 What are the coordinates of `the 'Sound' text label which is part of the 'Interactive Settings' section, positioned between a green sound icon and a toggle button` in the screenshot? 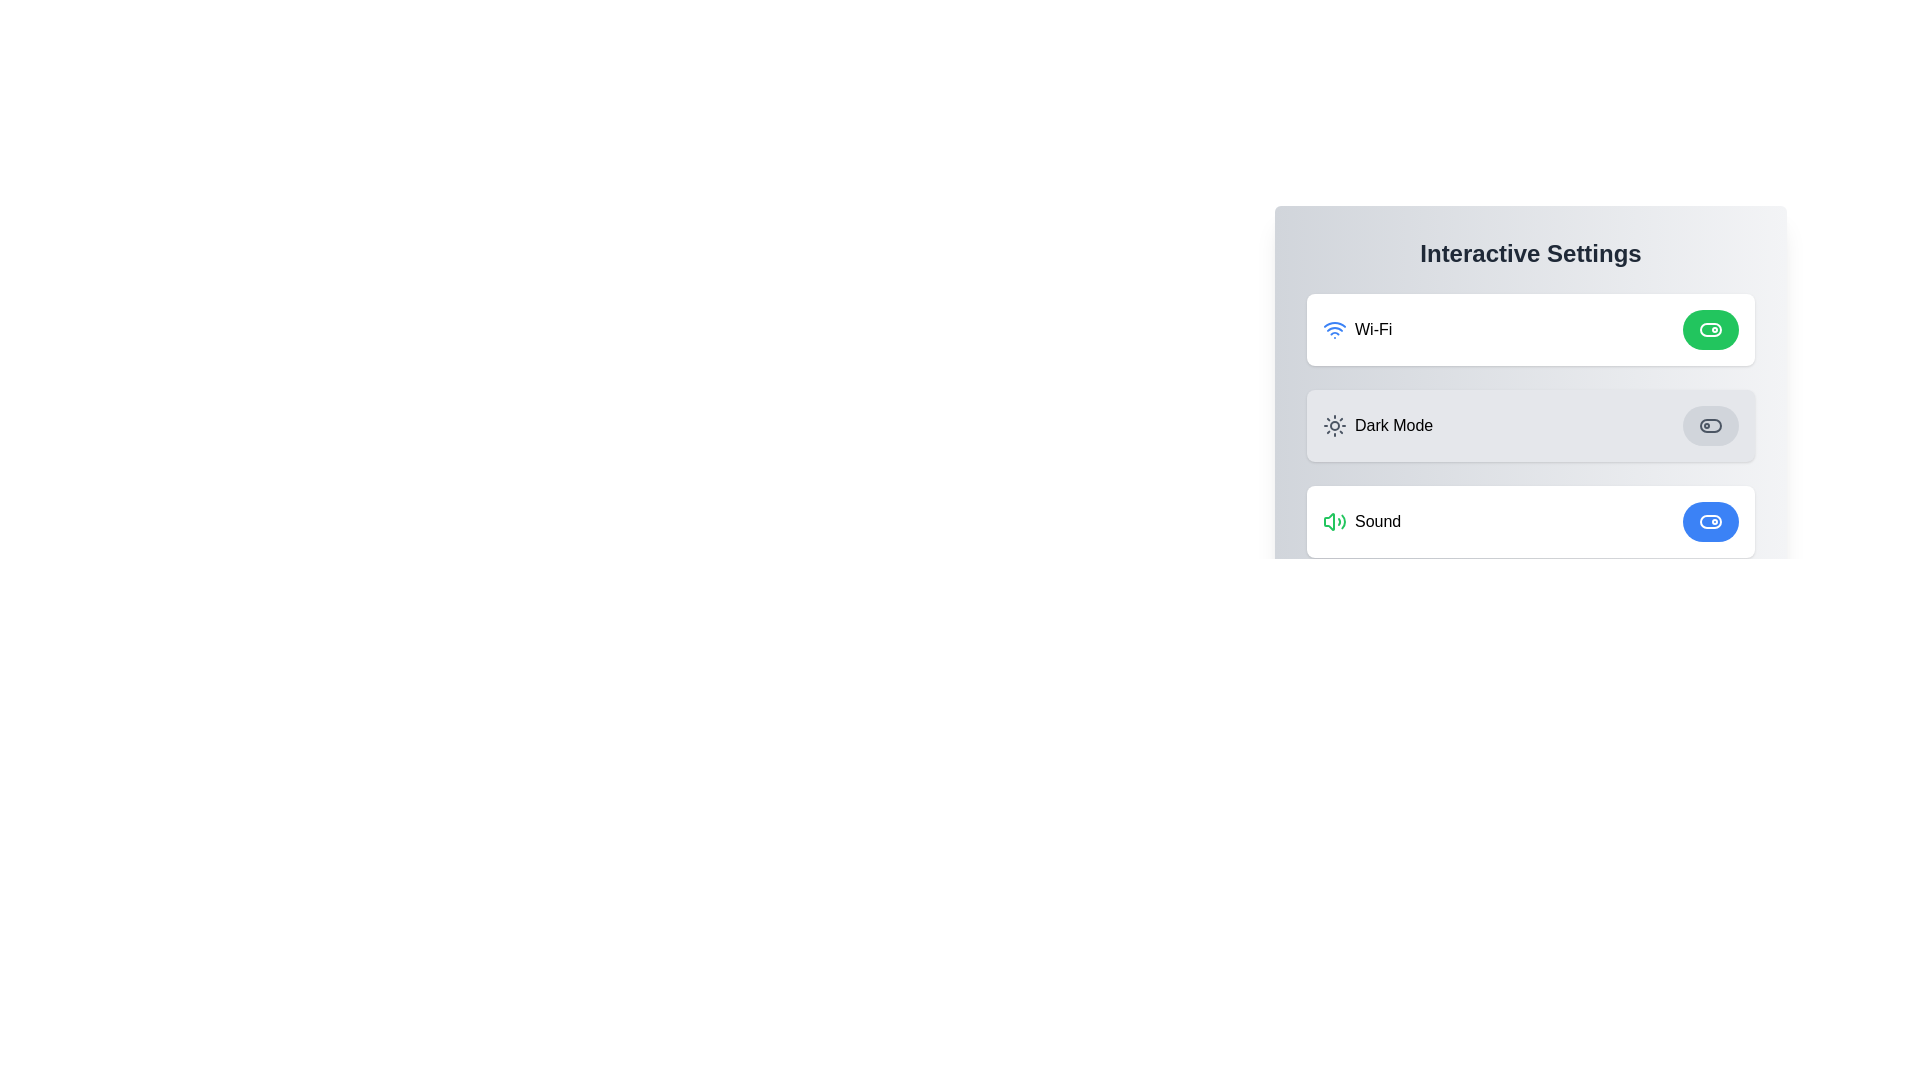 It's located at (1377, 520).